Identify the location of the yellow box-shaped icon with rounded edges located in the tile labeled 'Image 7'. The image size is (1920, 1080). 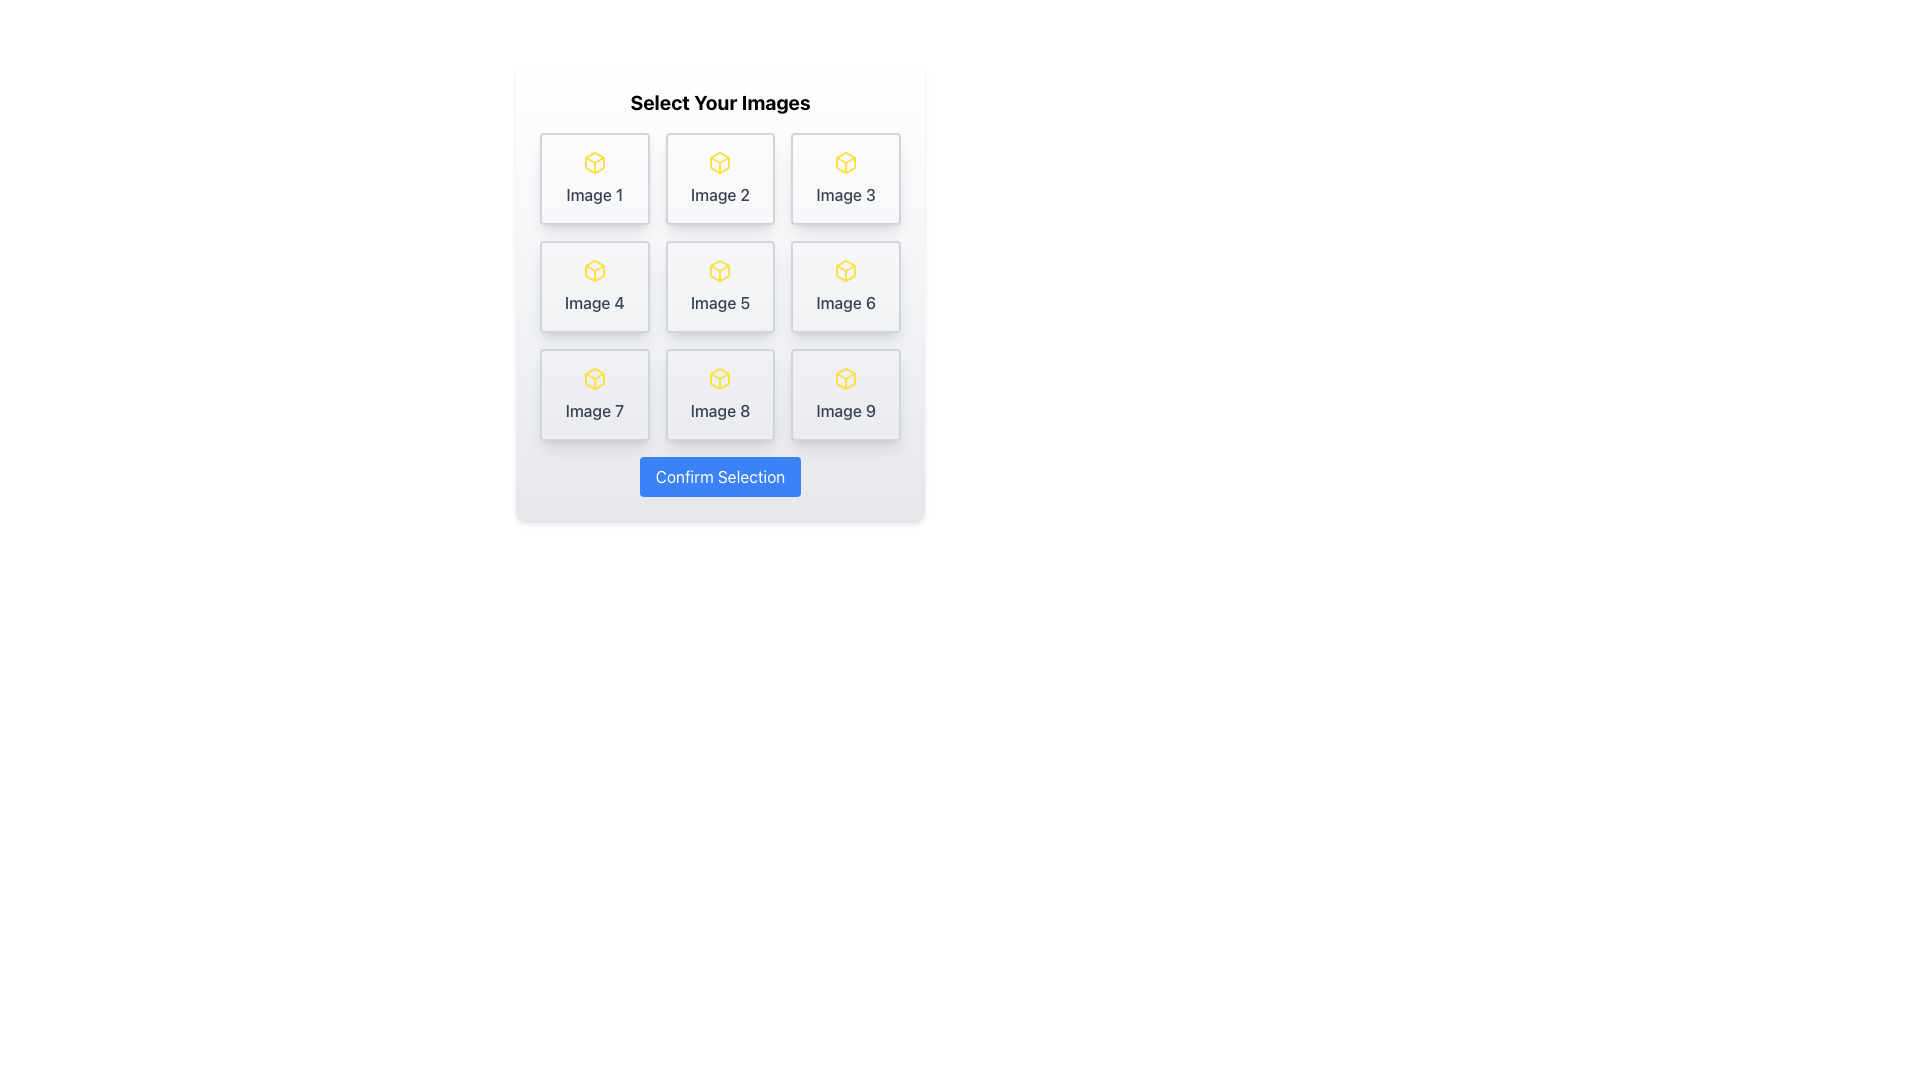
(593, 378).